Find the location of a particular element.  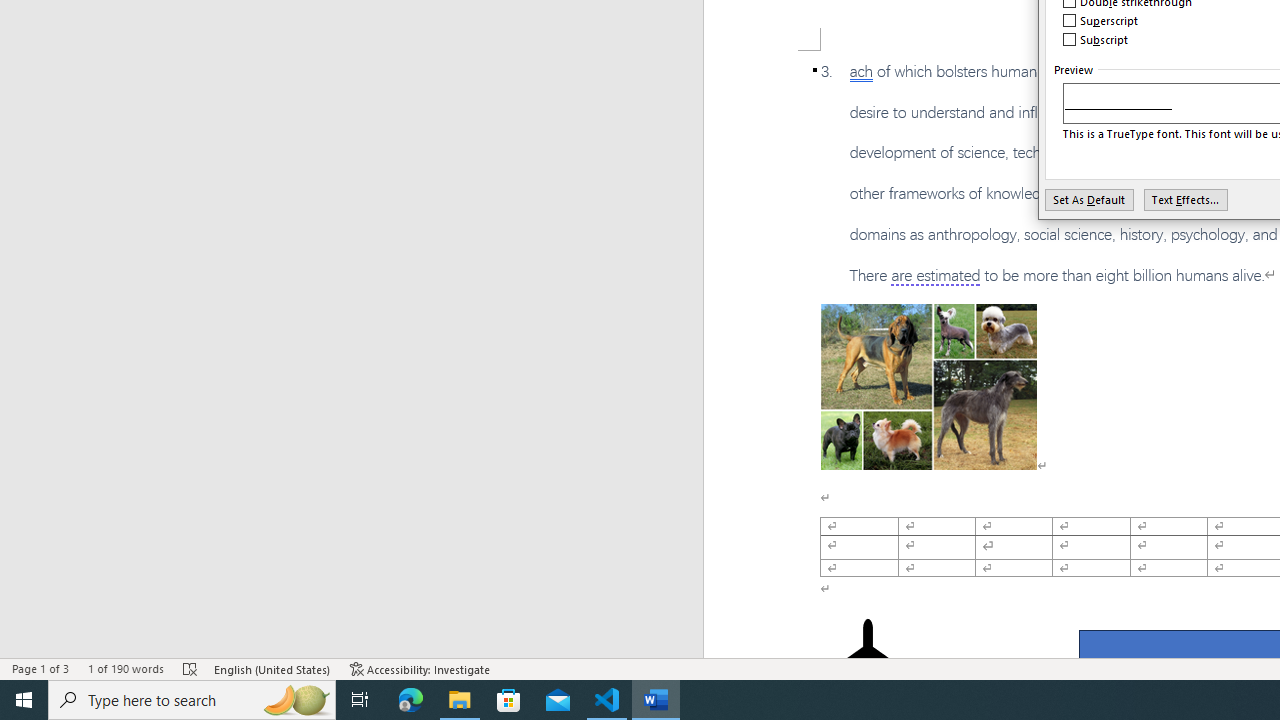

'Start' is located at coordinates (24, 698).